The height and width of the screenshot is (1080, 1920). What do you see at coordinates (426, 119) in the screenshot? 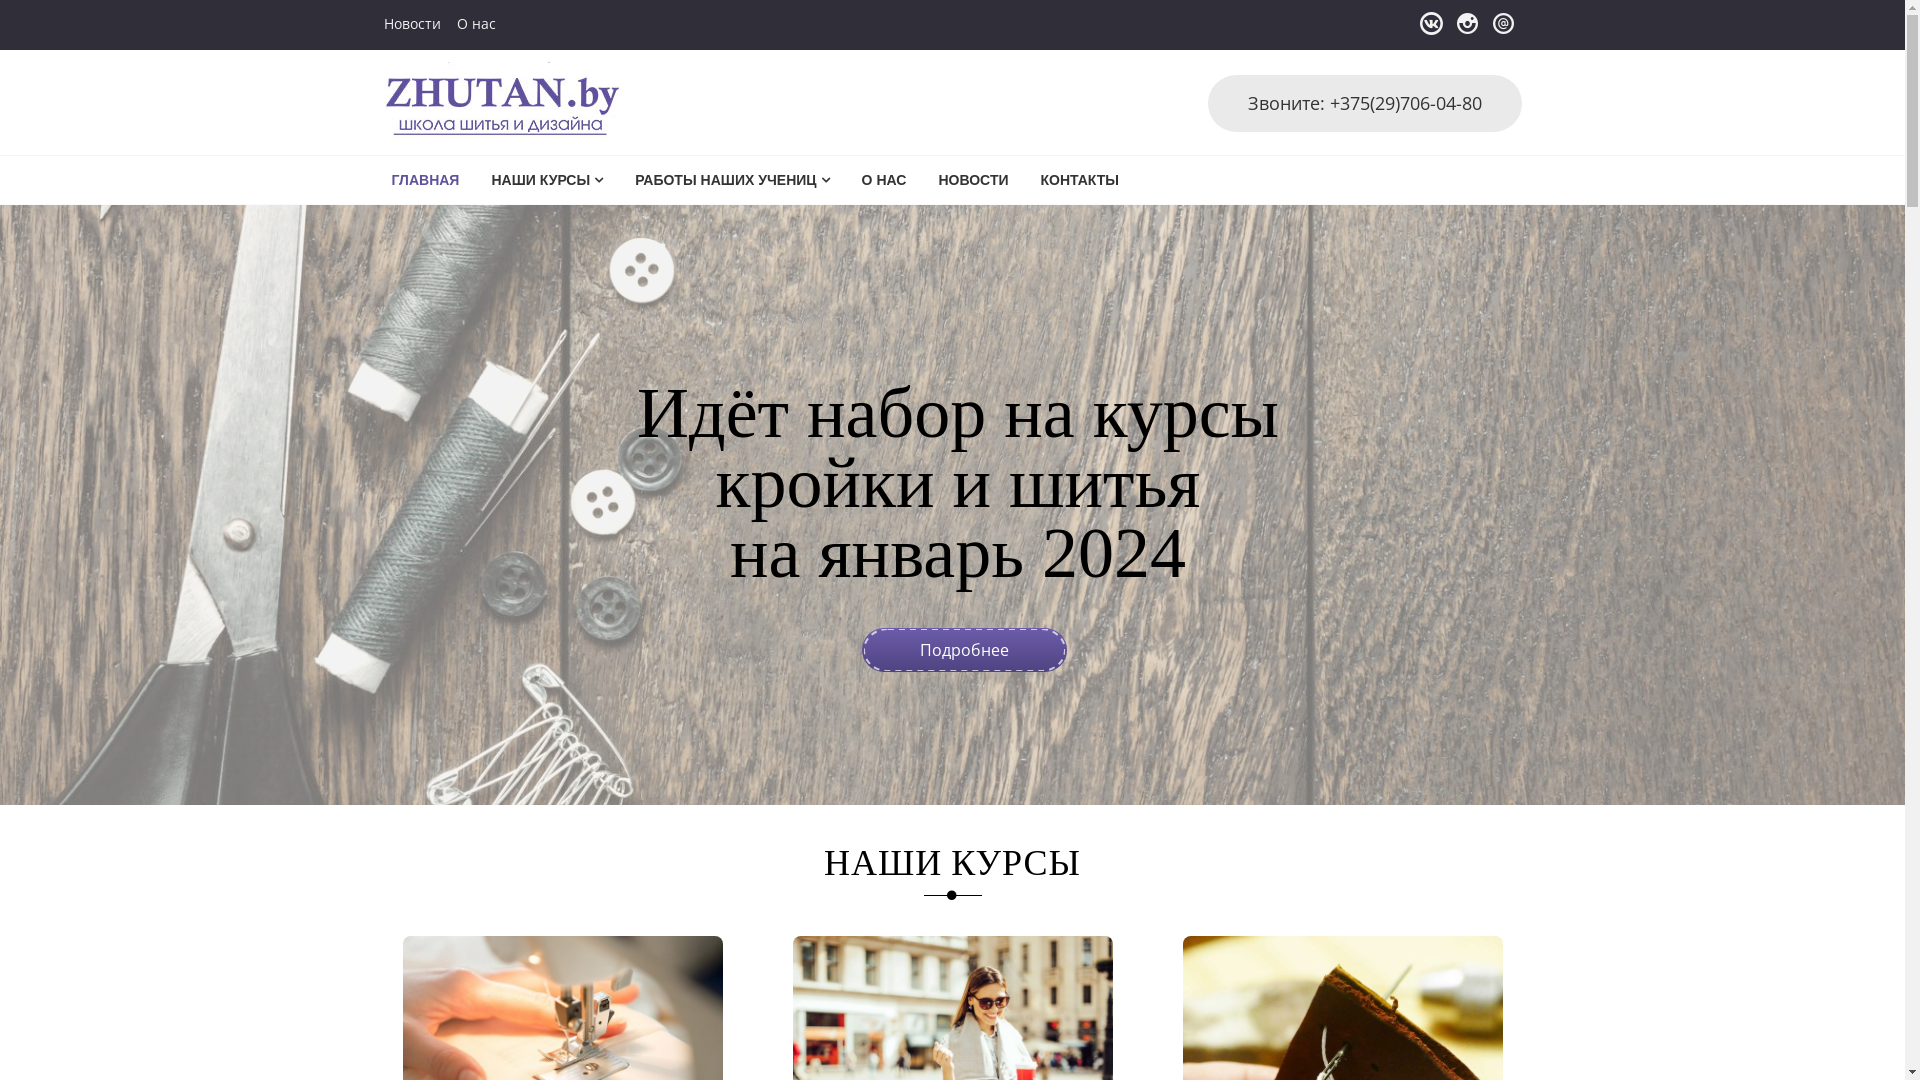
I see `'zhutan'` at bounding box center [426, 119].